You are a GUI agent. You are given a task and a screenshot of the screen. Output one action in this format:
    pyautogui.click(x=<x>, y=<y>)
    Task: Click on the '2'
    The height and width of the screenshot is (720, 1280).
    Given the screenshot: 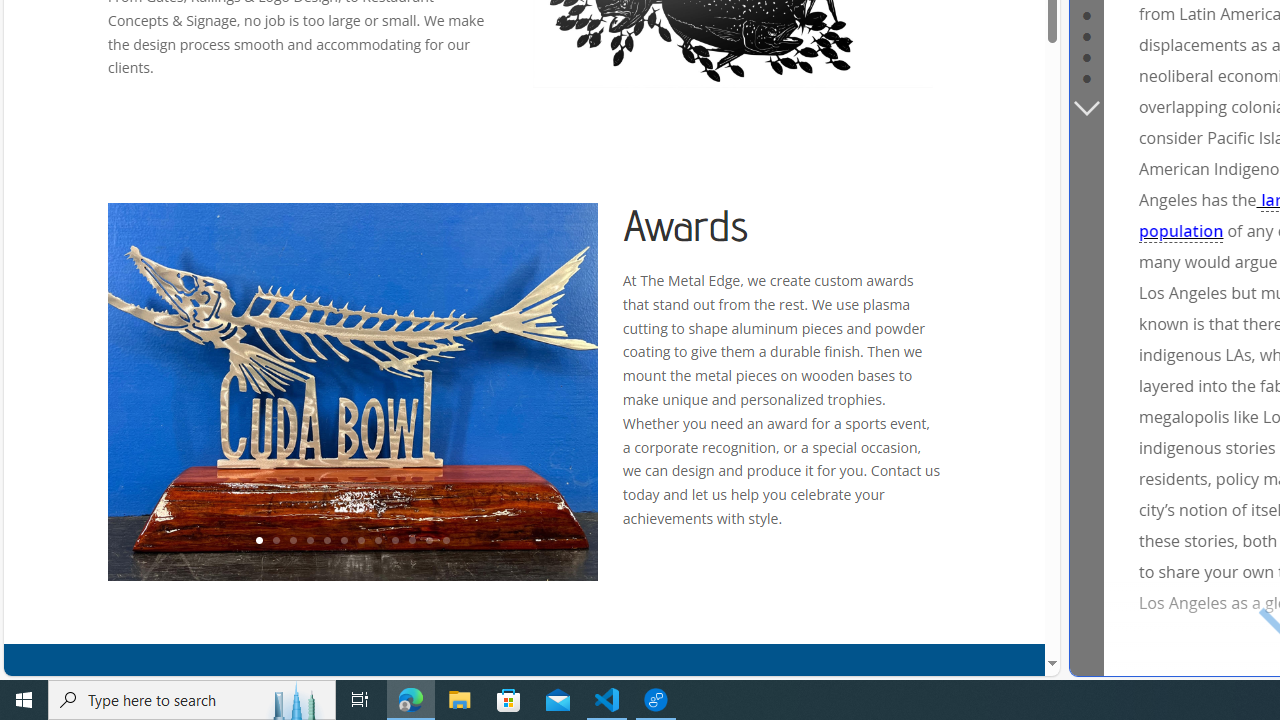 What is the action you would take?
    pyautogui.click(x=274, y=541)
    